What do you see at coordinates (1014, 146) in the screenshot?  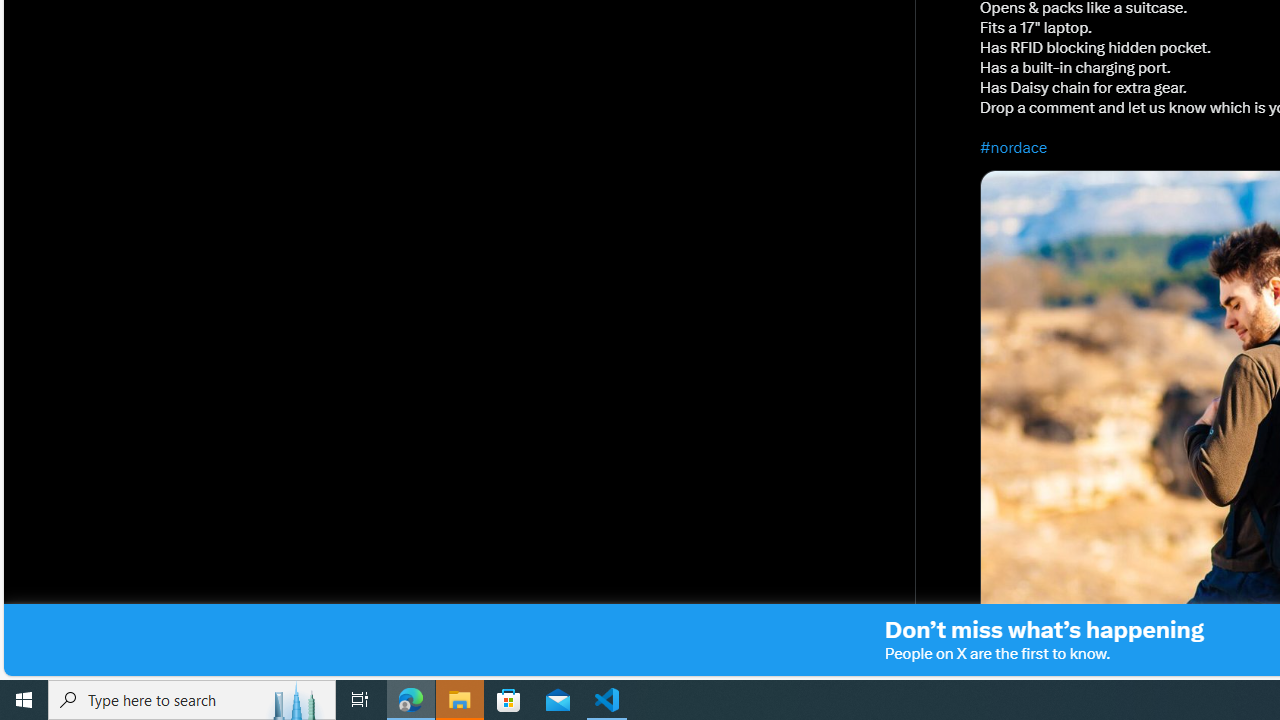 I see `'#nordace'` at bounding box center [1014, 146].